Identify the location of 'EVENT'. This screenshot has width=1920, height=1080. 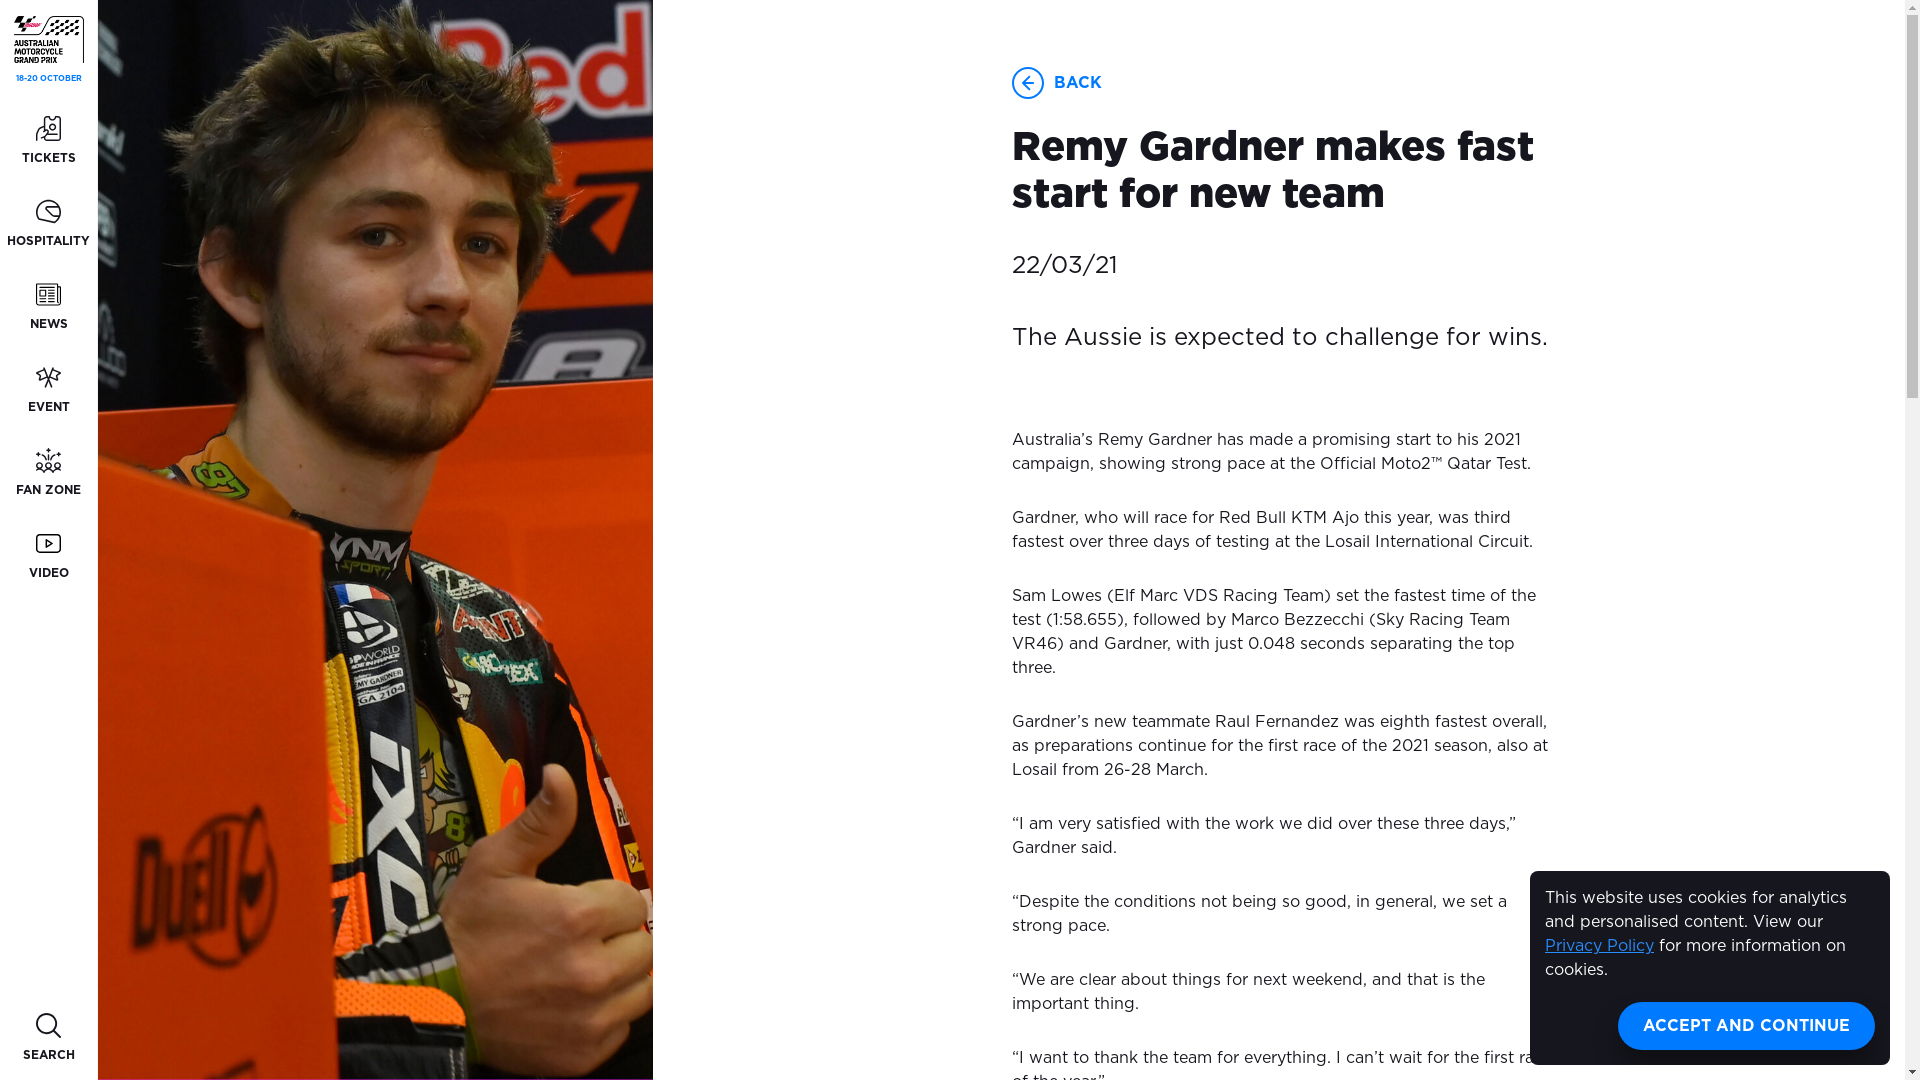
(48, 390).